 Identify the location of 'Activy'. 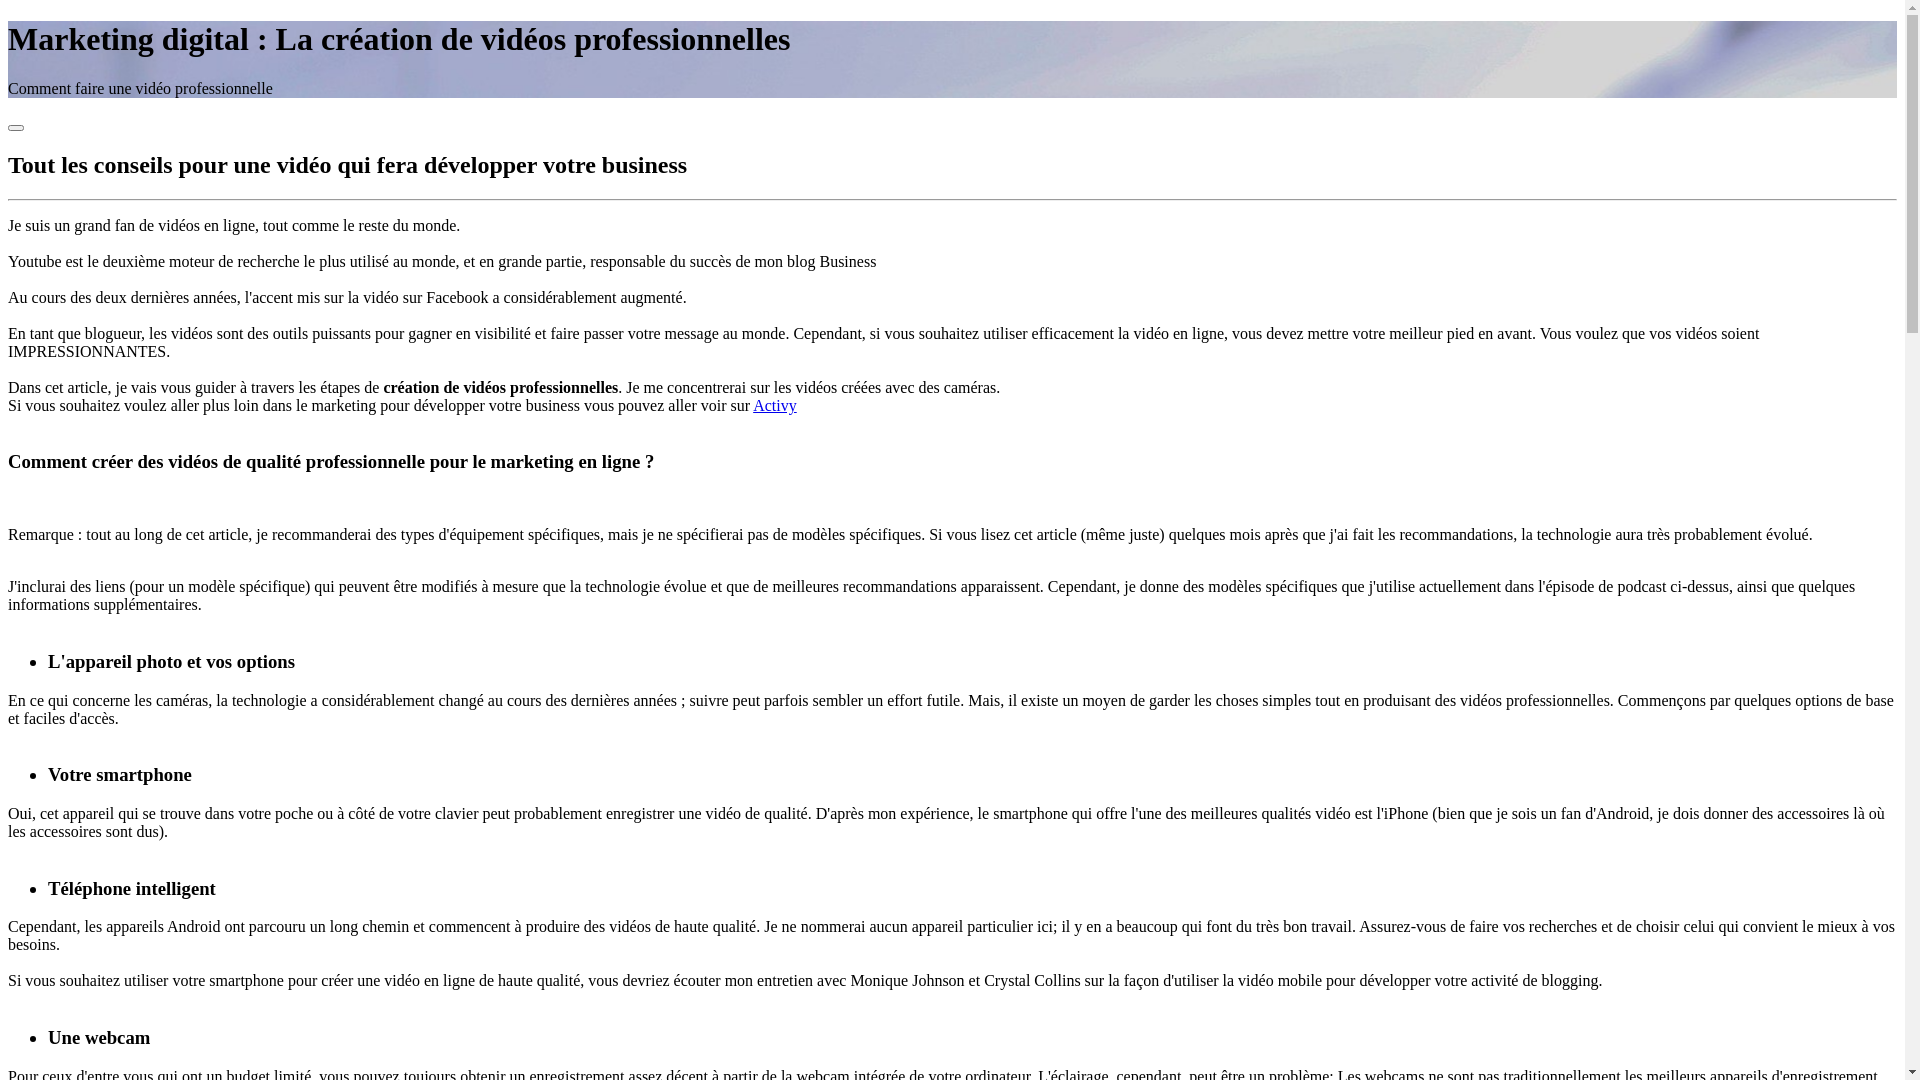
(752, 405).